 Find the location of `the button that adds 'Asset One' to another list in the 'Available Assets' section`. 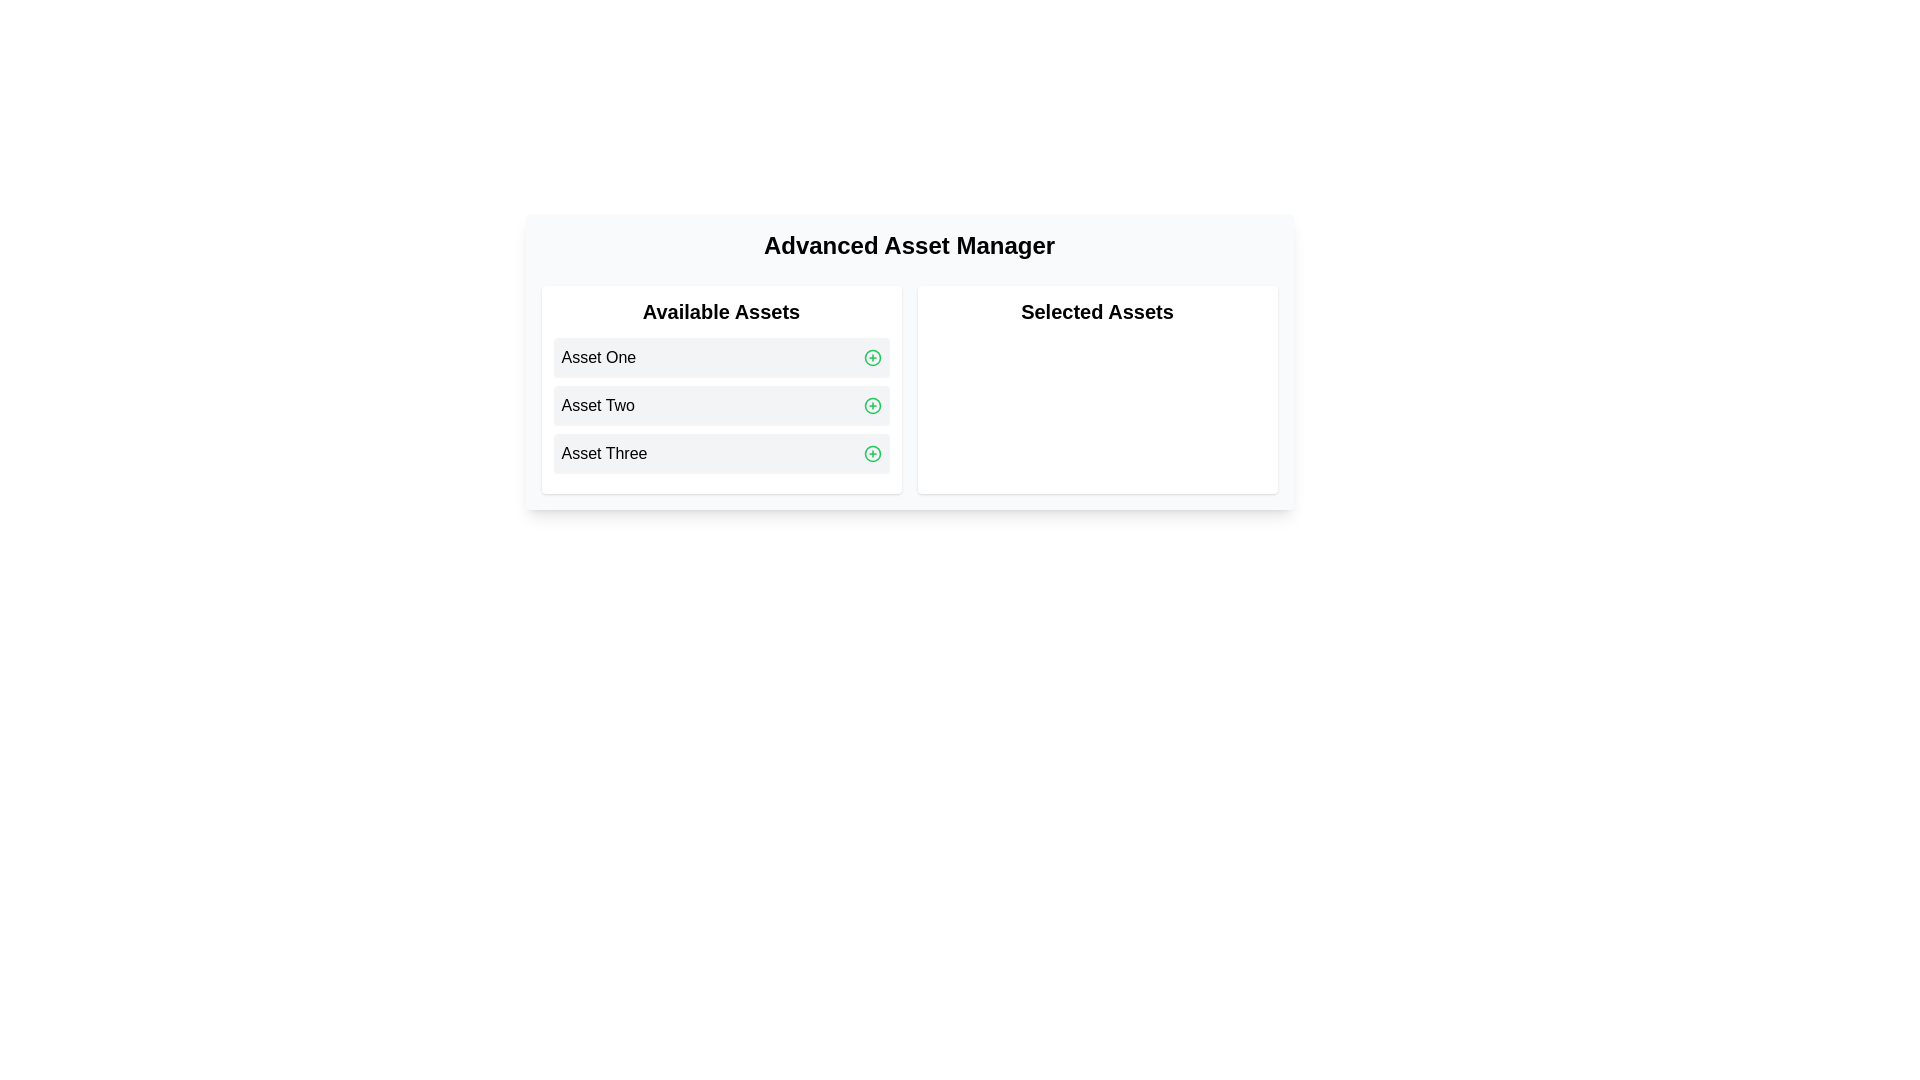

the button that adds 'Asset One' to another list in the 'Available Assets' section is located at coordinates (872, 357).